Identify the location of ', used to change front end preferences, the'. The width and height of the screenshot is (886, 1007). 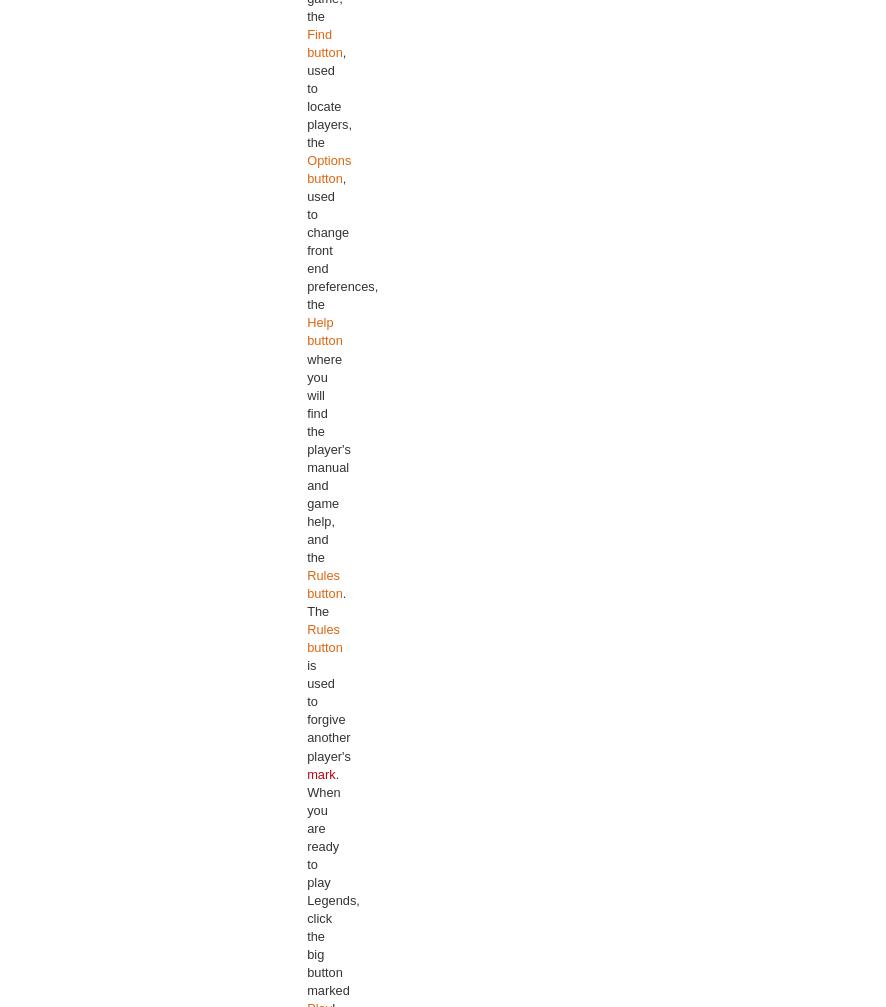
(341, 241).